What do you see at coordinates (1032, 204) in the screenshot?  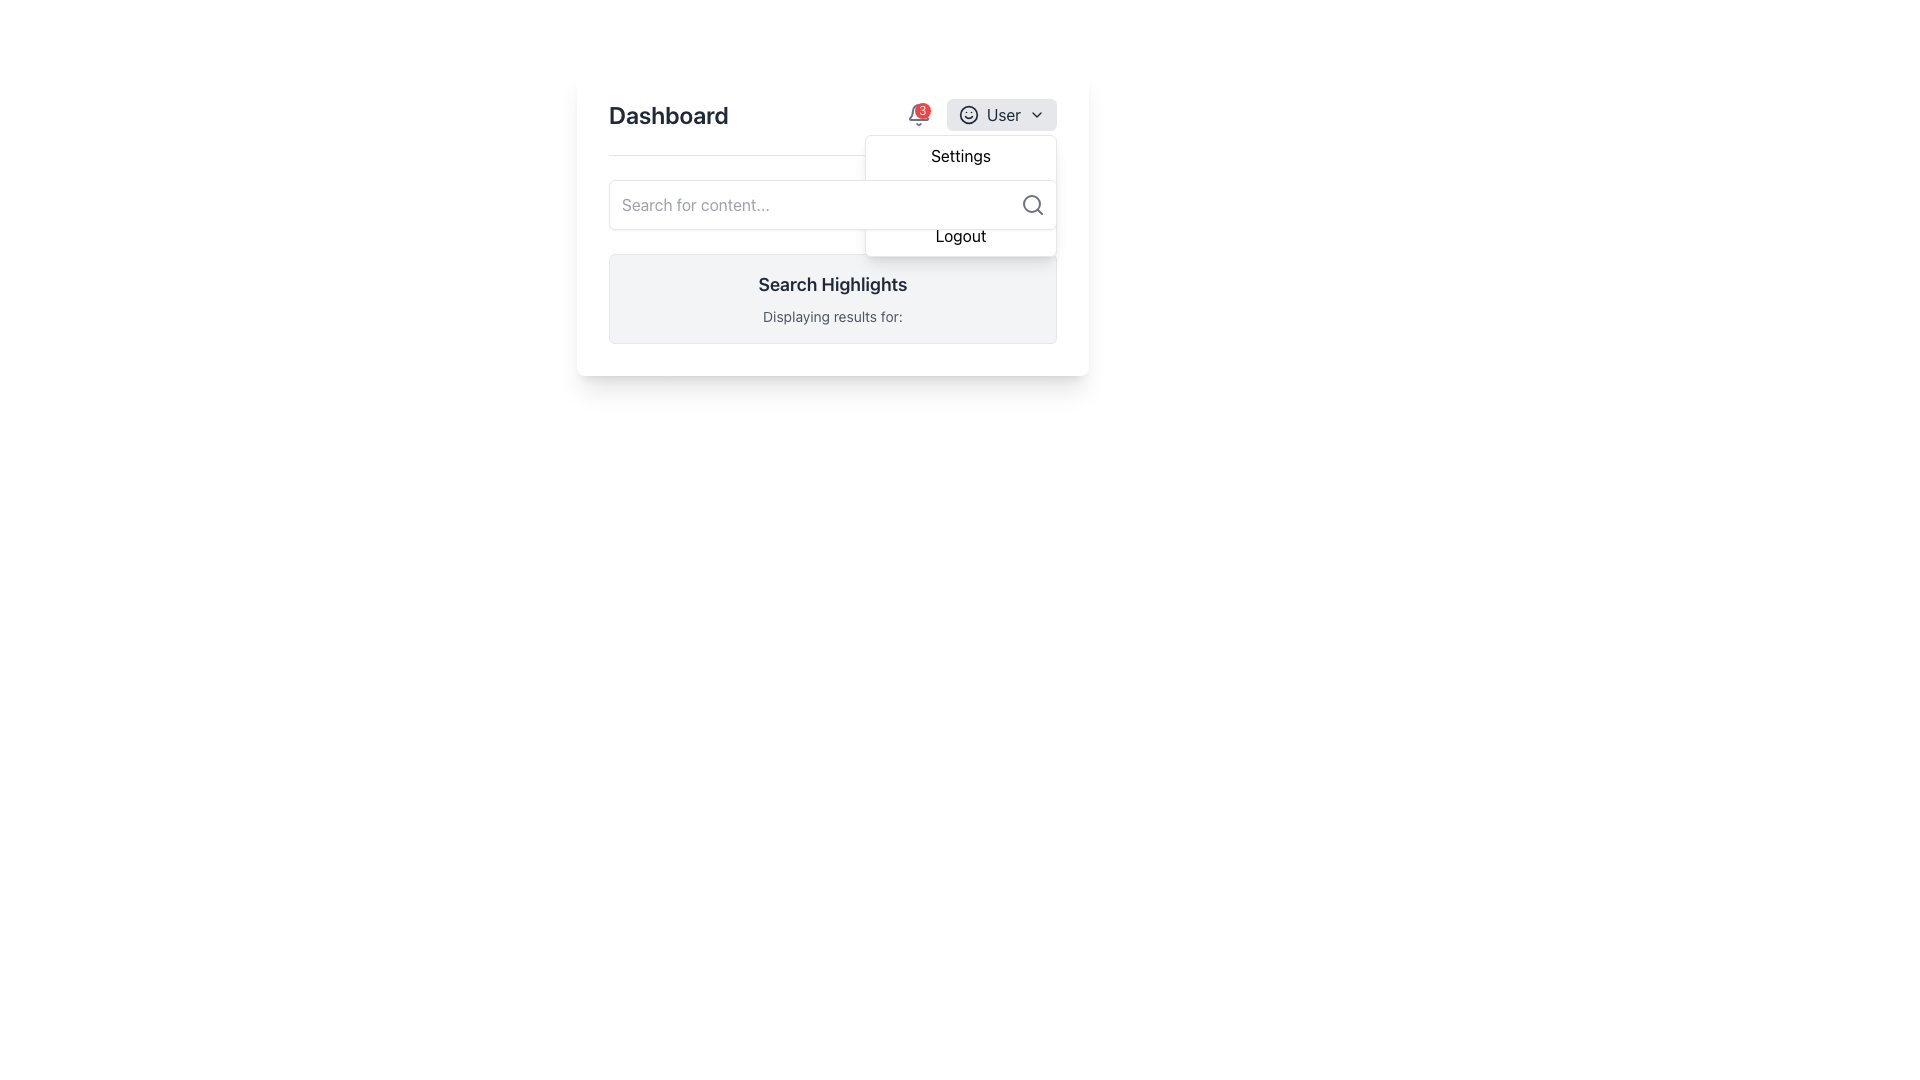 I see `the search icon located at the rightmost position of the search input box` at bounding box center [1032, 204].